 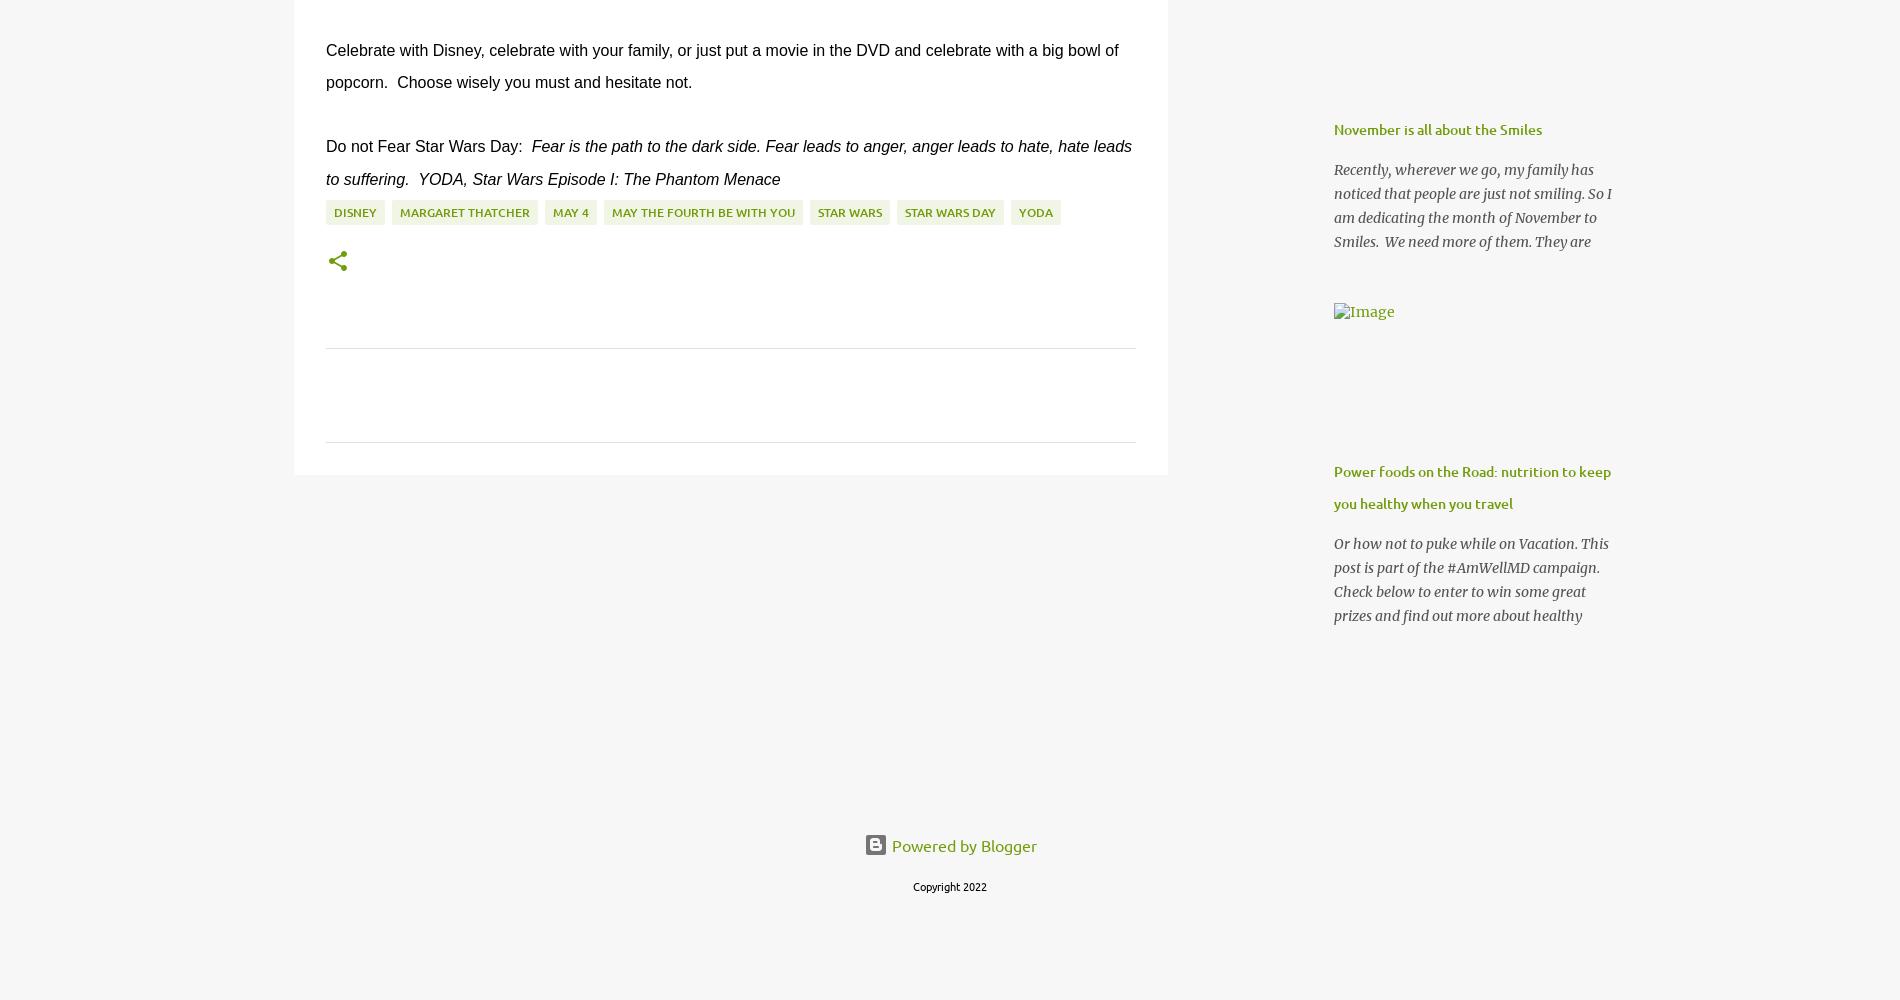 I want to click on 'Do not Fear Star Wars Day:', so click(x=427, y=146).